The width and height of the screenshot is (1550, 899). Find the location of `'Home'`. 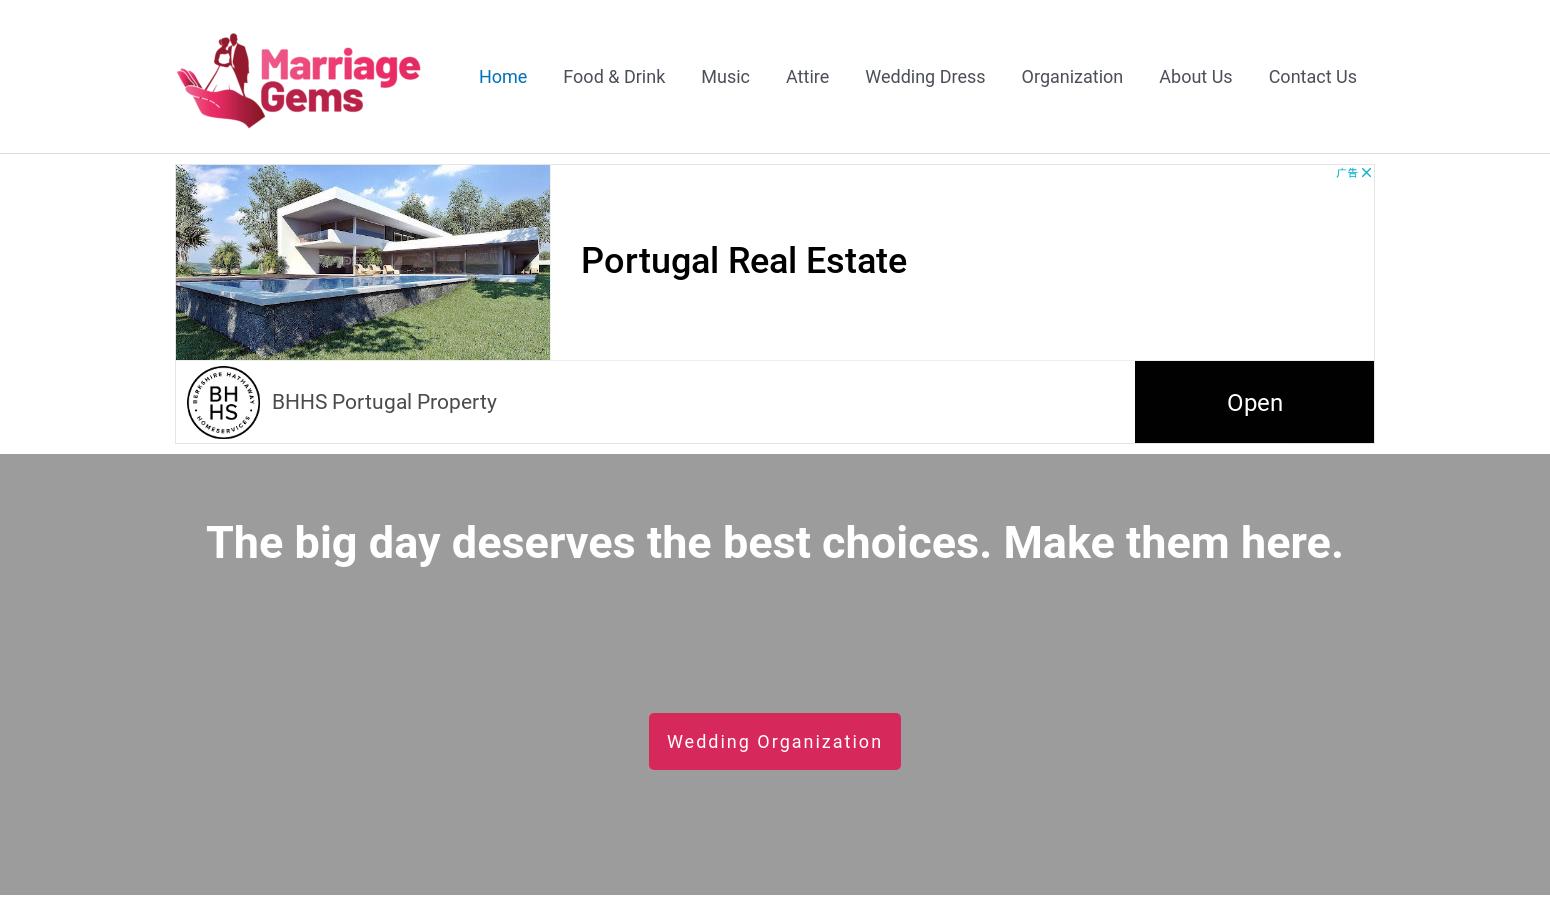

'Home' is located at coordinates (501, 74).